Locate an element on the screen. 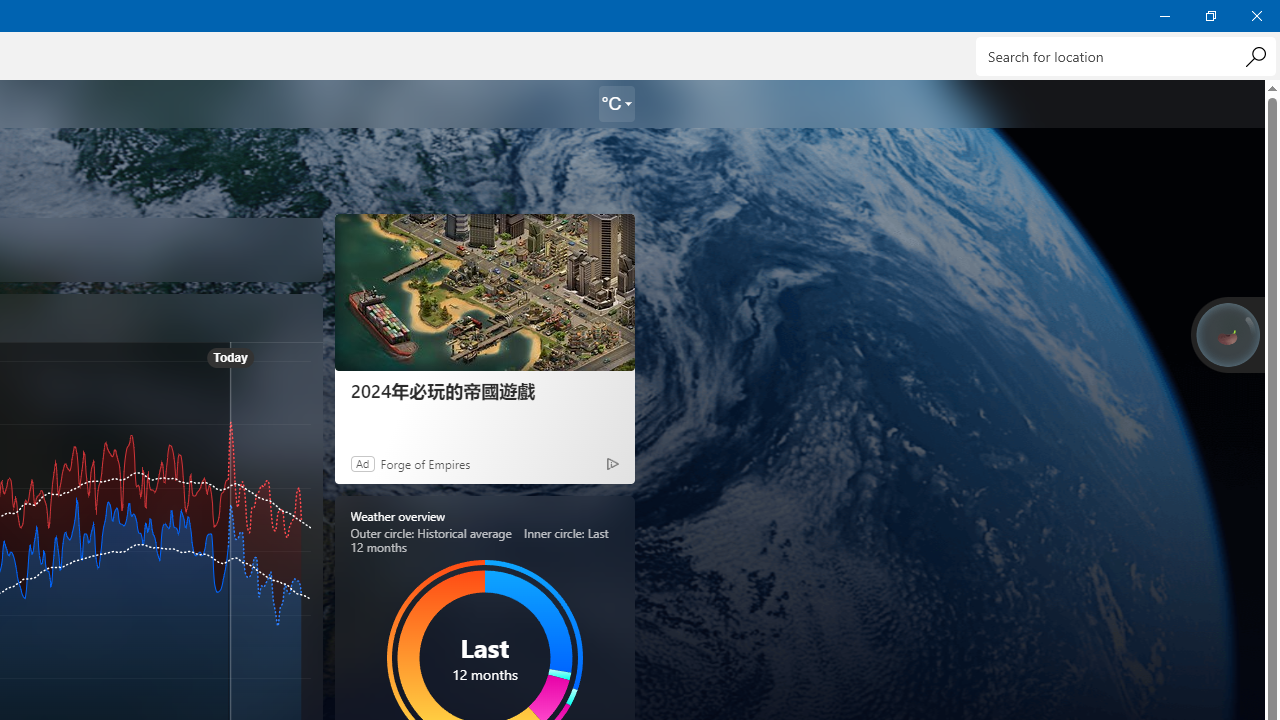 This screenshot has height=720, width=1280. 'Close Weather' is located at coordinates (1255, 15).